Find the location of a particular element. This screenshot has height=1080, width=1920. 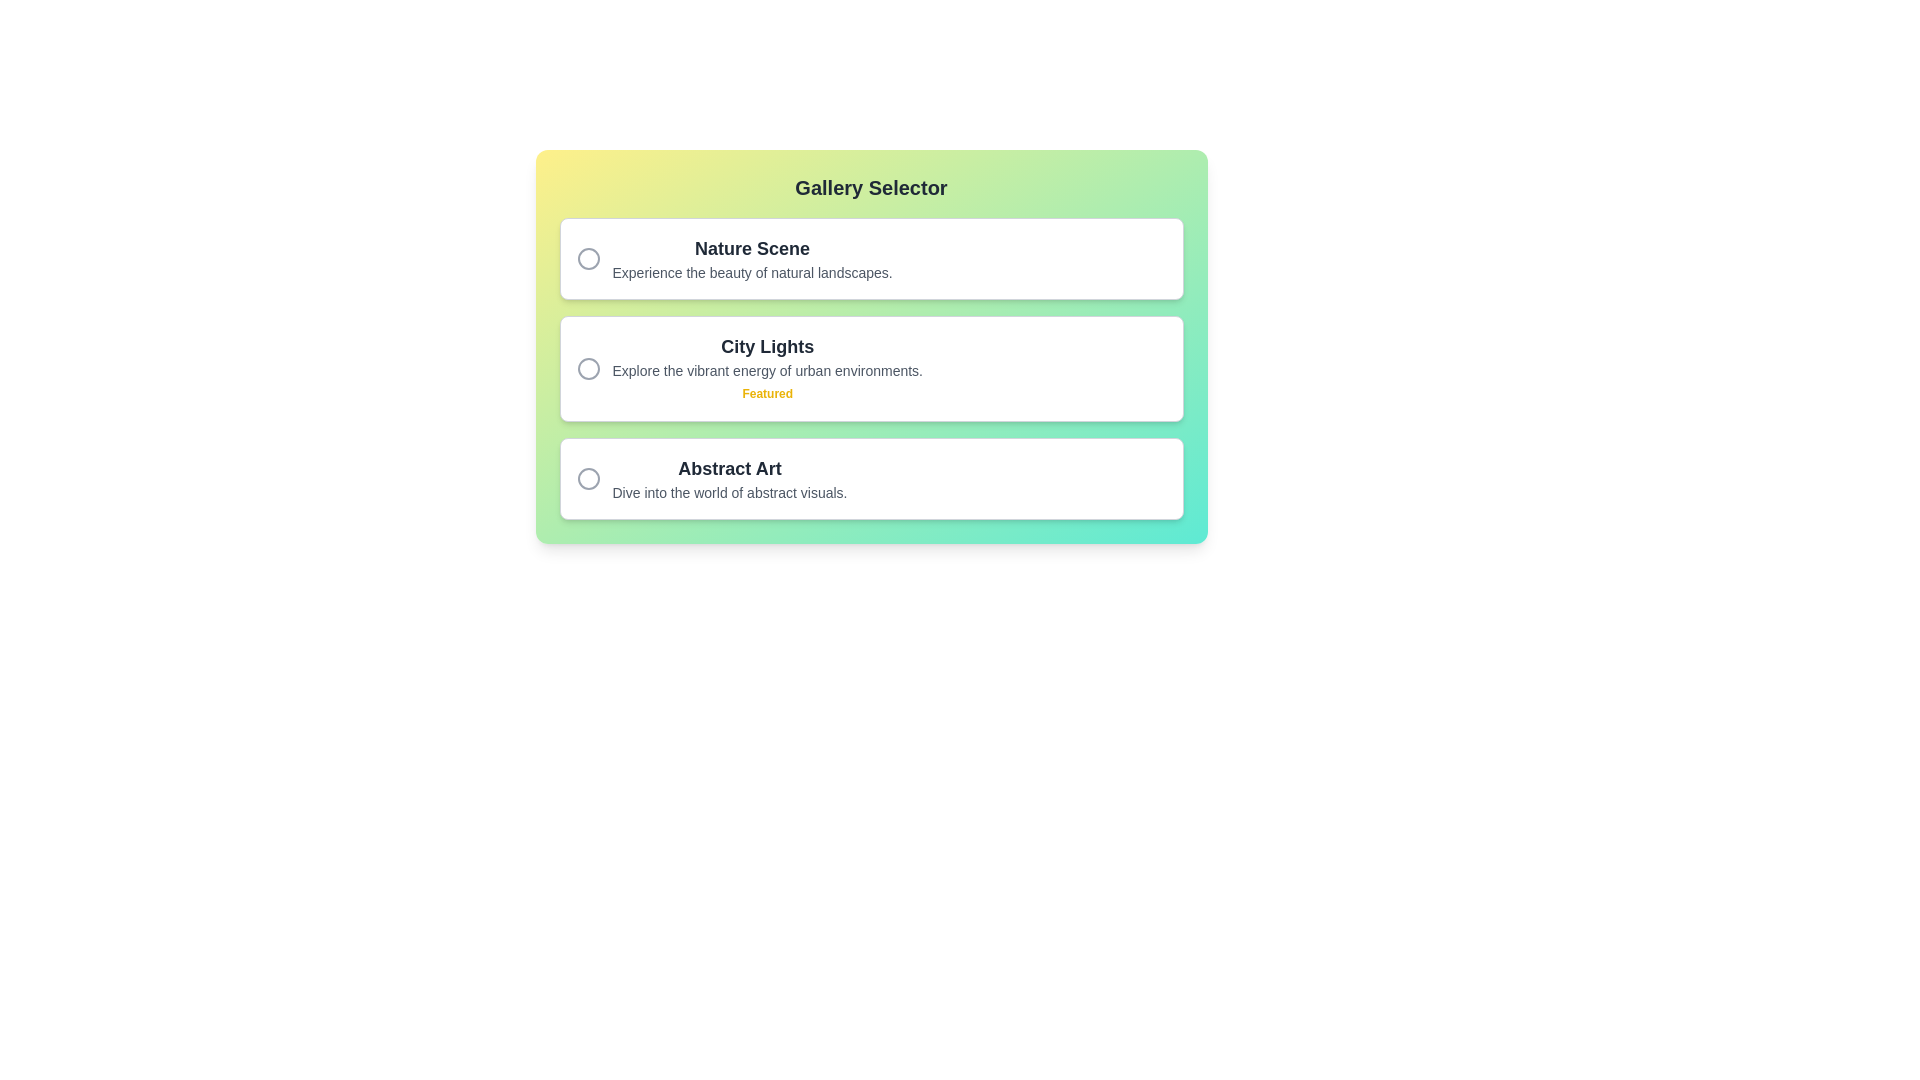

the first radio button in the 'Gallery Selector' is located at coordinates (587, 257).